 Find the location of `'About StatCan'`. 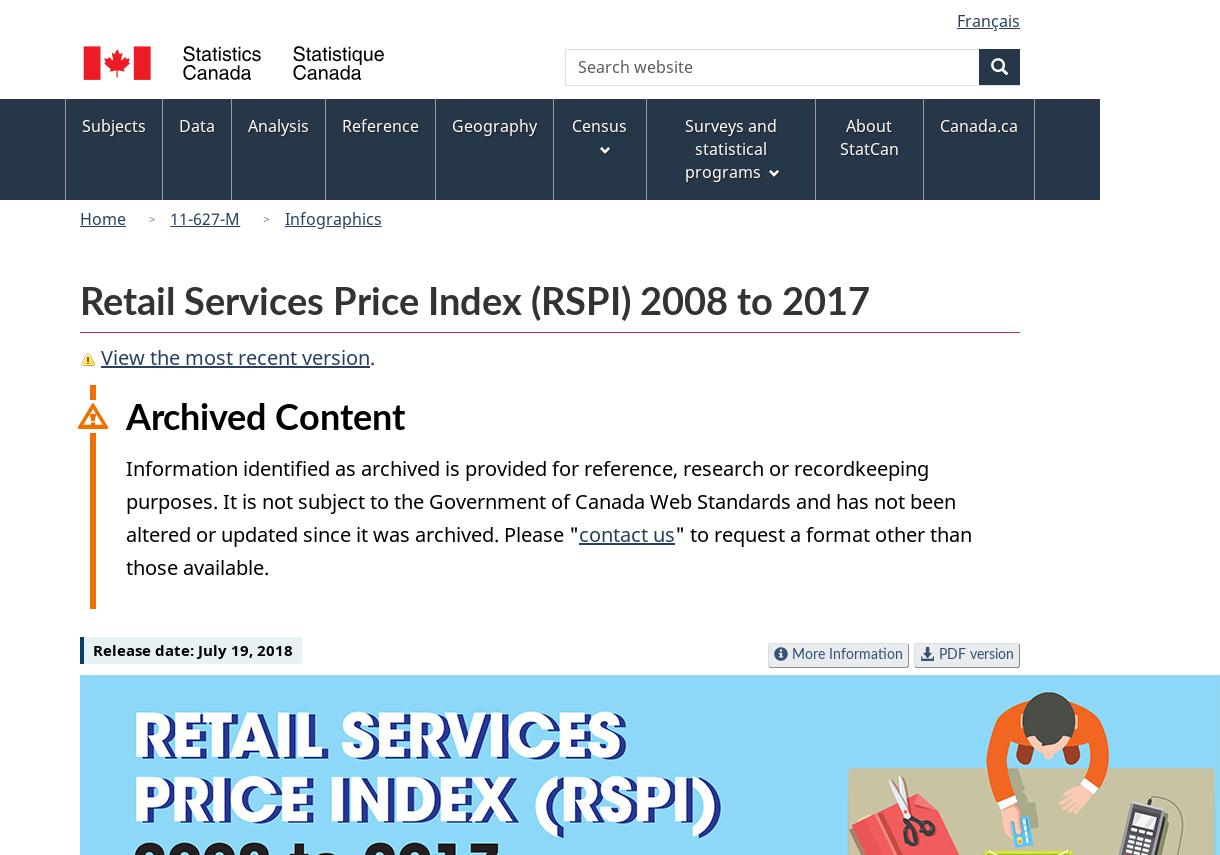

'About StatCan' is located at coordinates (838, 136).